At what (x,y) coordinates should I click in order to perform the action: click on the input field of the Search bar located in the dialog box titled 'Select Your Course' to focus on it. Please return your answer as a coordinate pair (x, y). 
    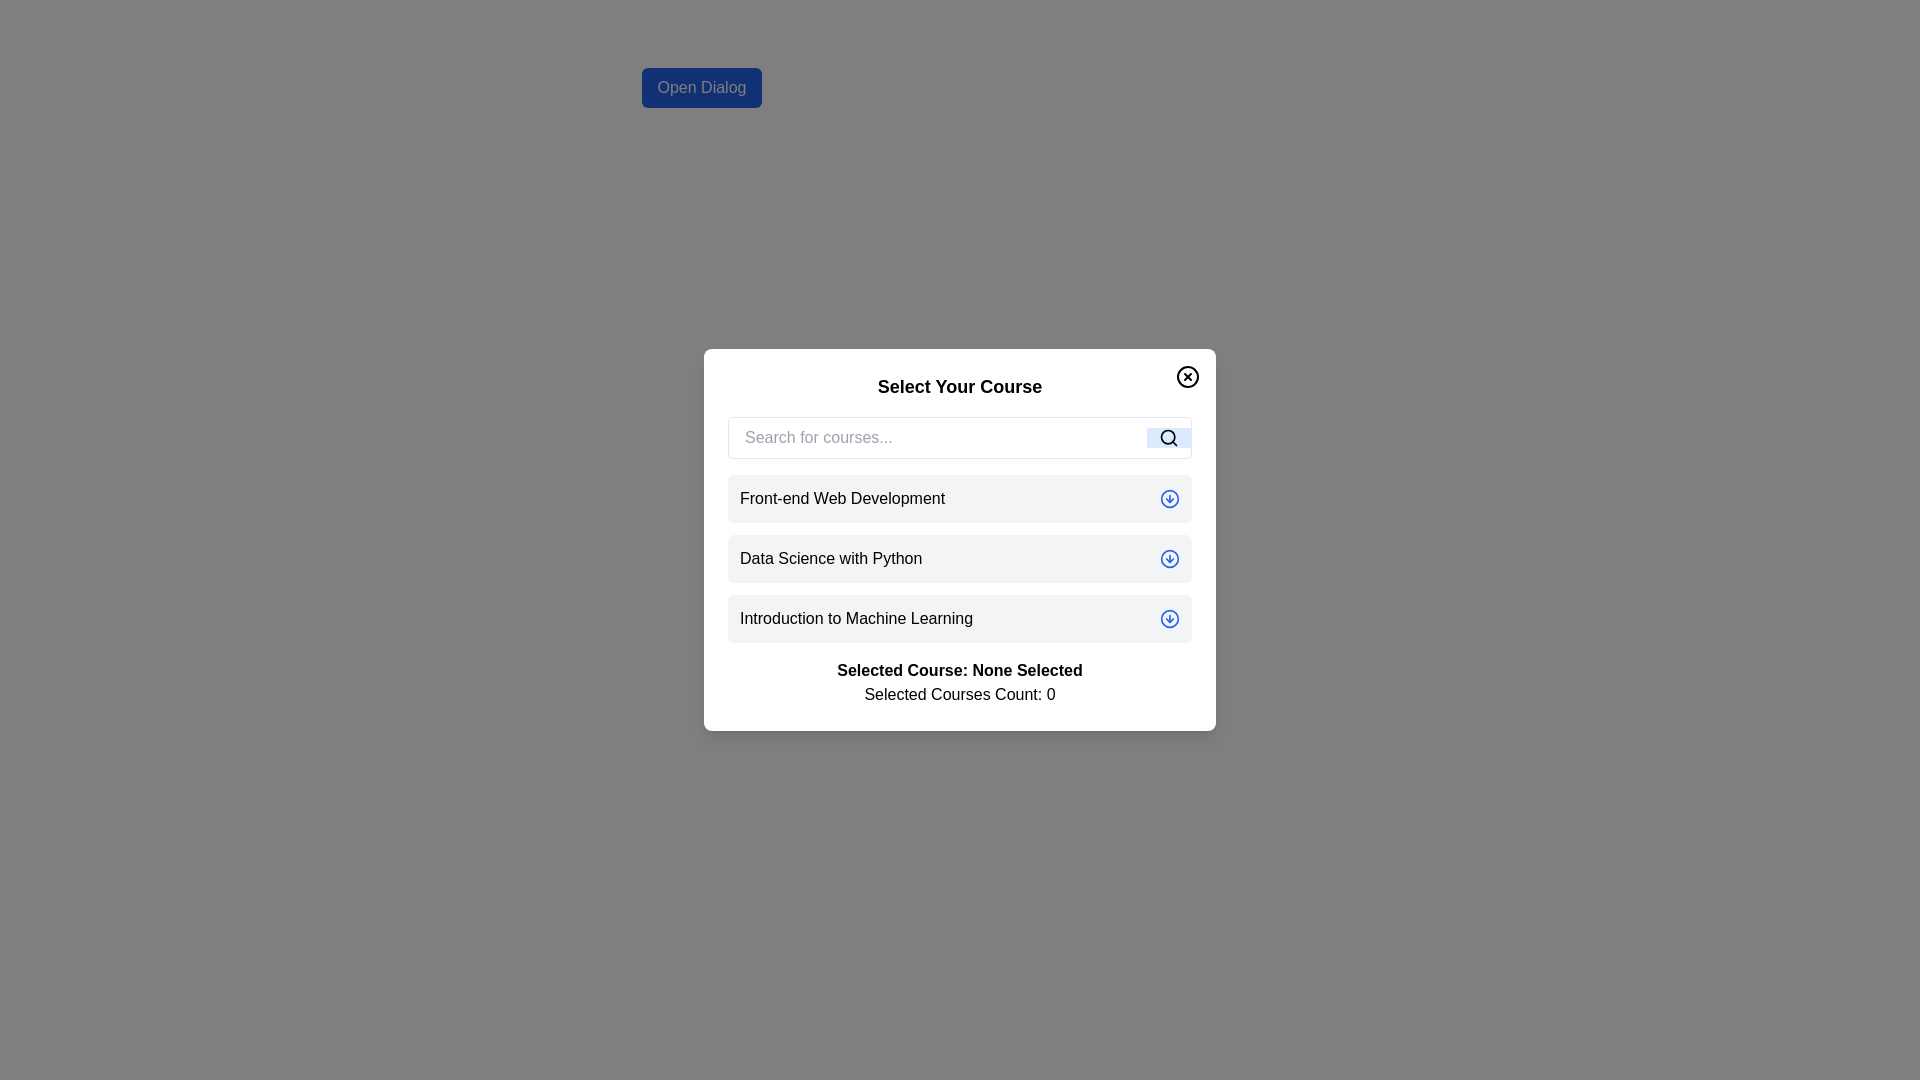
    Looking at the image, I should click on (960, 437).